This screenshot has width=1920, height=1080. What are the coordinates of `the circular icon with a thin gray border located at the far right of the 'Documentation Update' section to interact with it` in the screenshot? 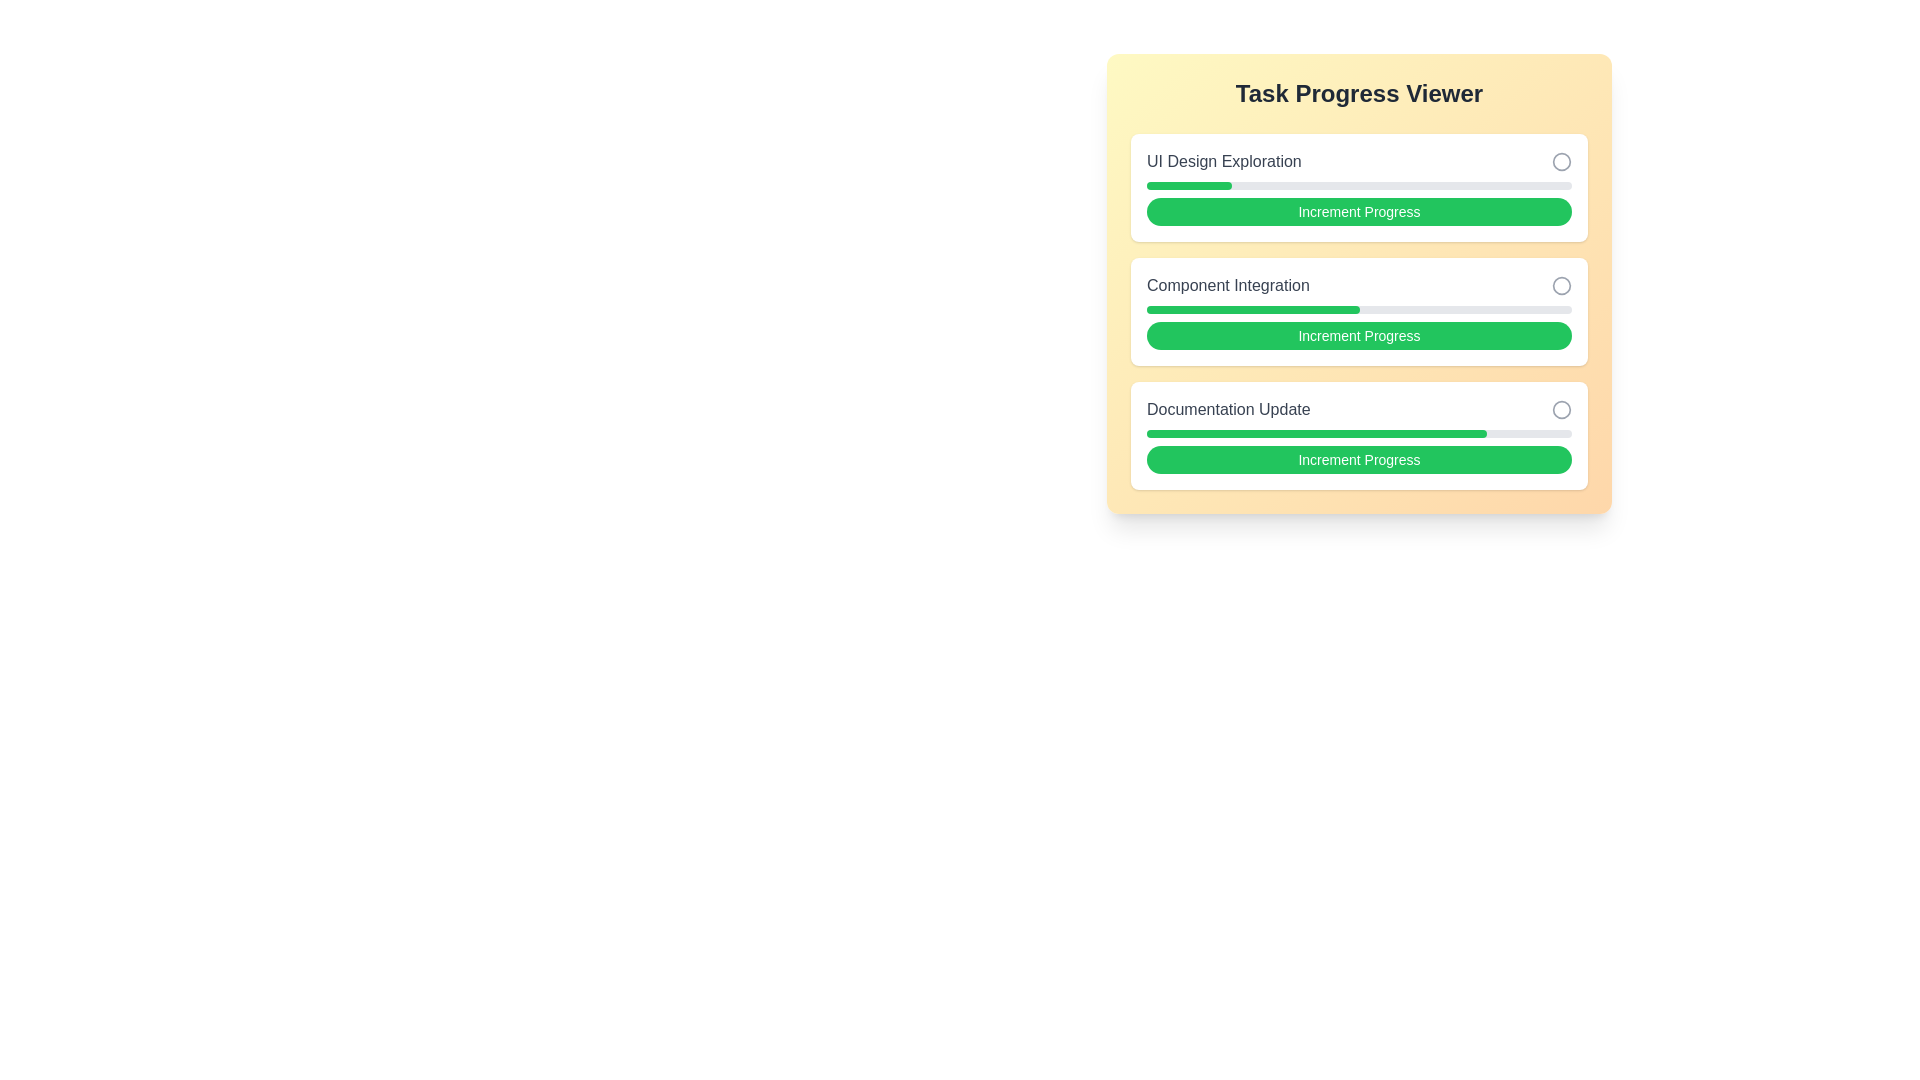 It's located at (1560, 408).